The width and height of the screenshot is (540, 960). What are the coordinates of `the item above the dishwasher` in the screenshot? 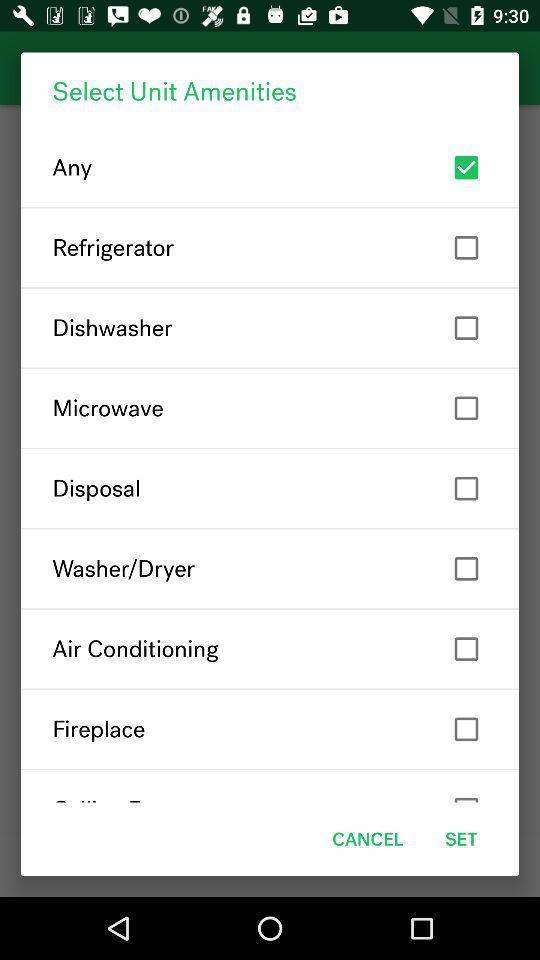 It's located at (270, 246).